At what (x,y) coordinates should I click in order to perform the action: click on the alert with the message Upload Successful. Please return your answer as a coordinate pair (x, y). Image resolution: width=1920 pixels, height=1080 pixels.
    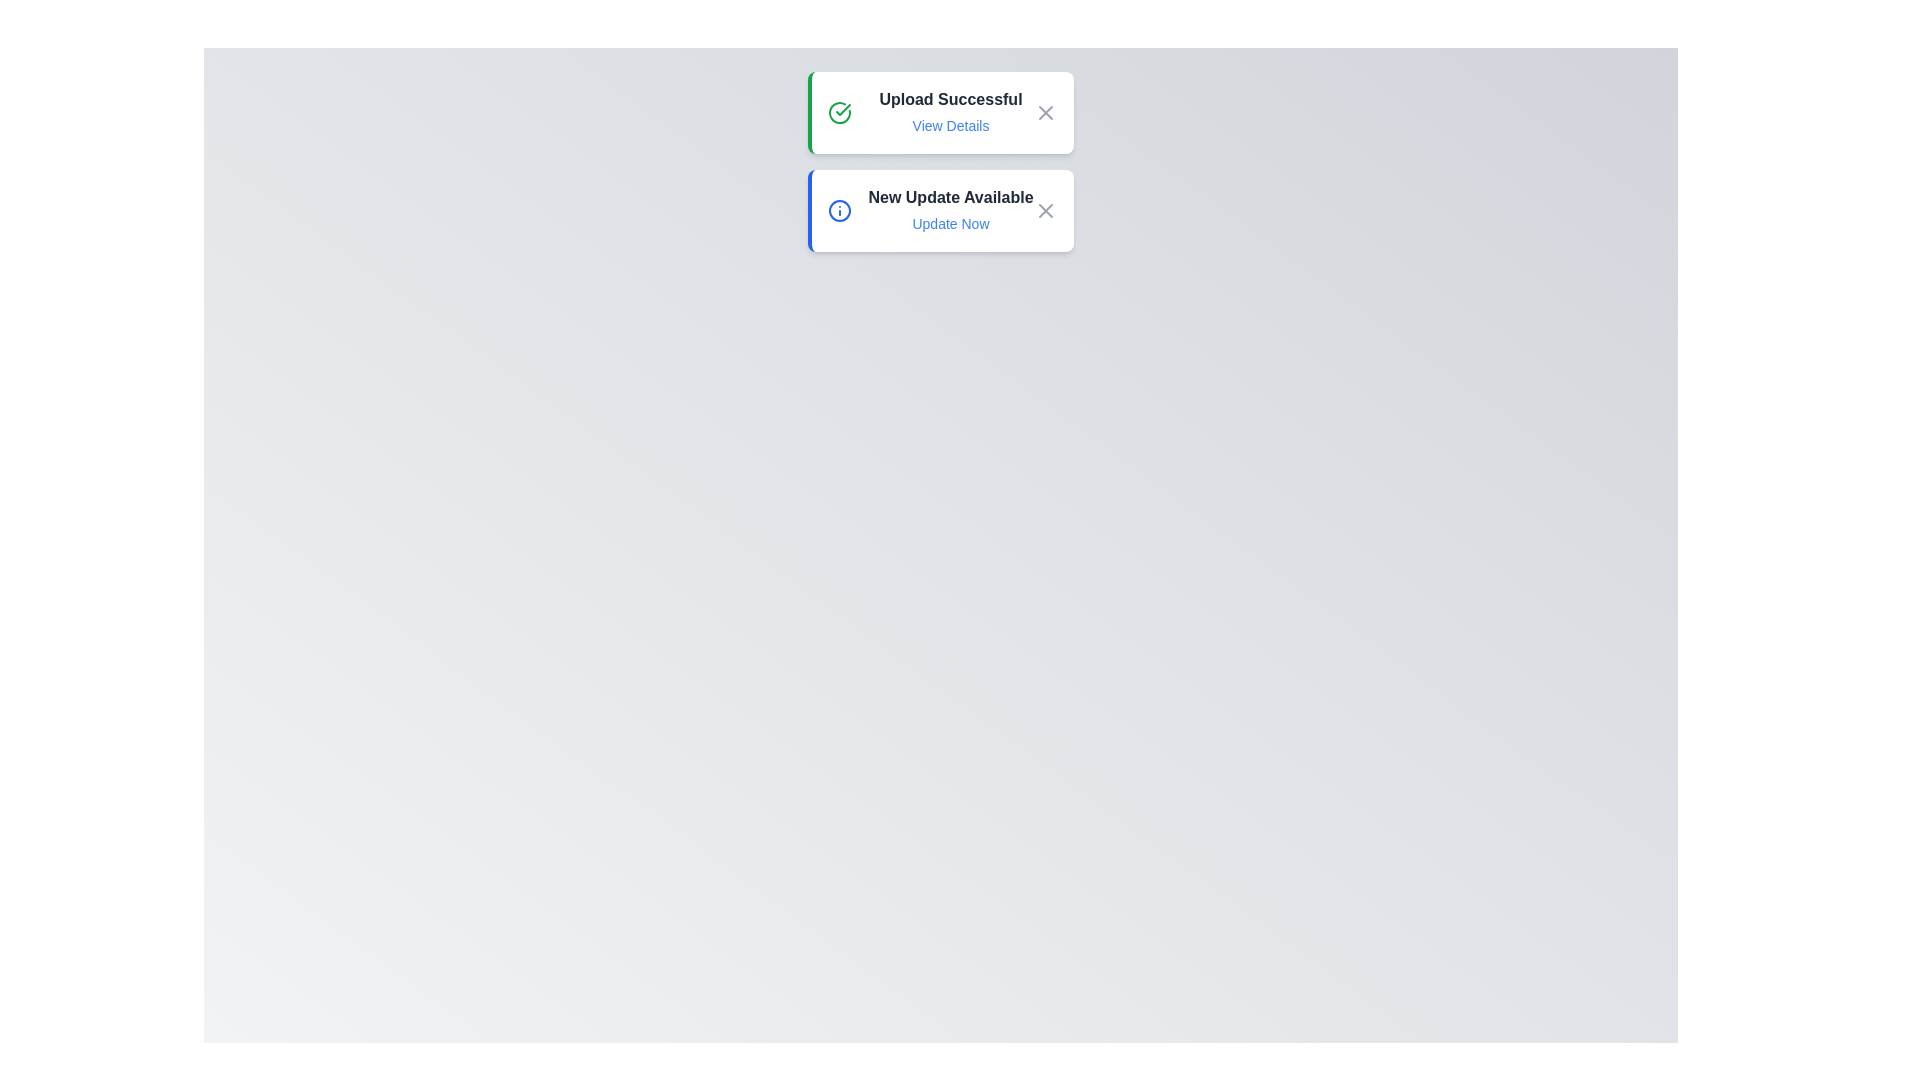
    Looking at the image, I should click on (939, 112).